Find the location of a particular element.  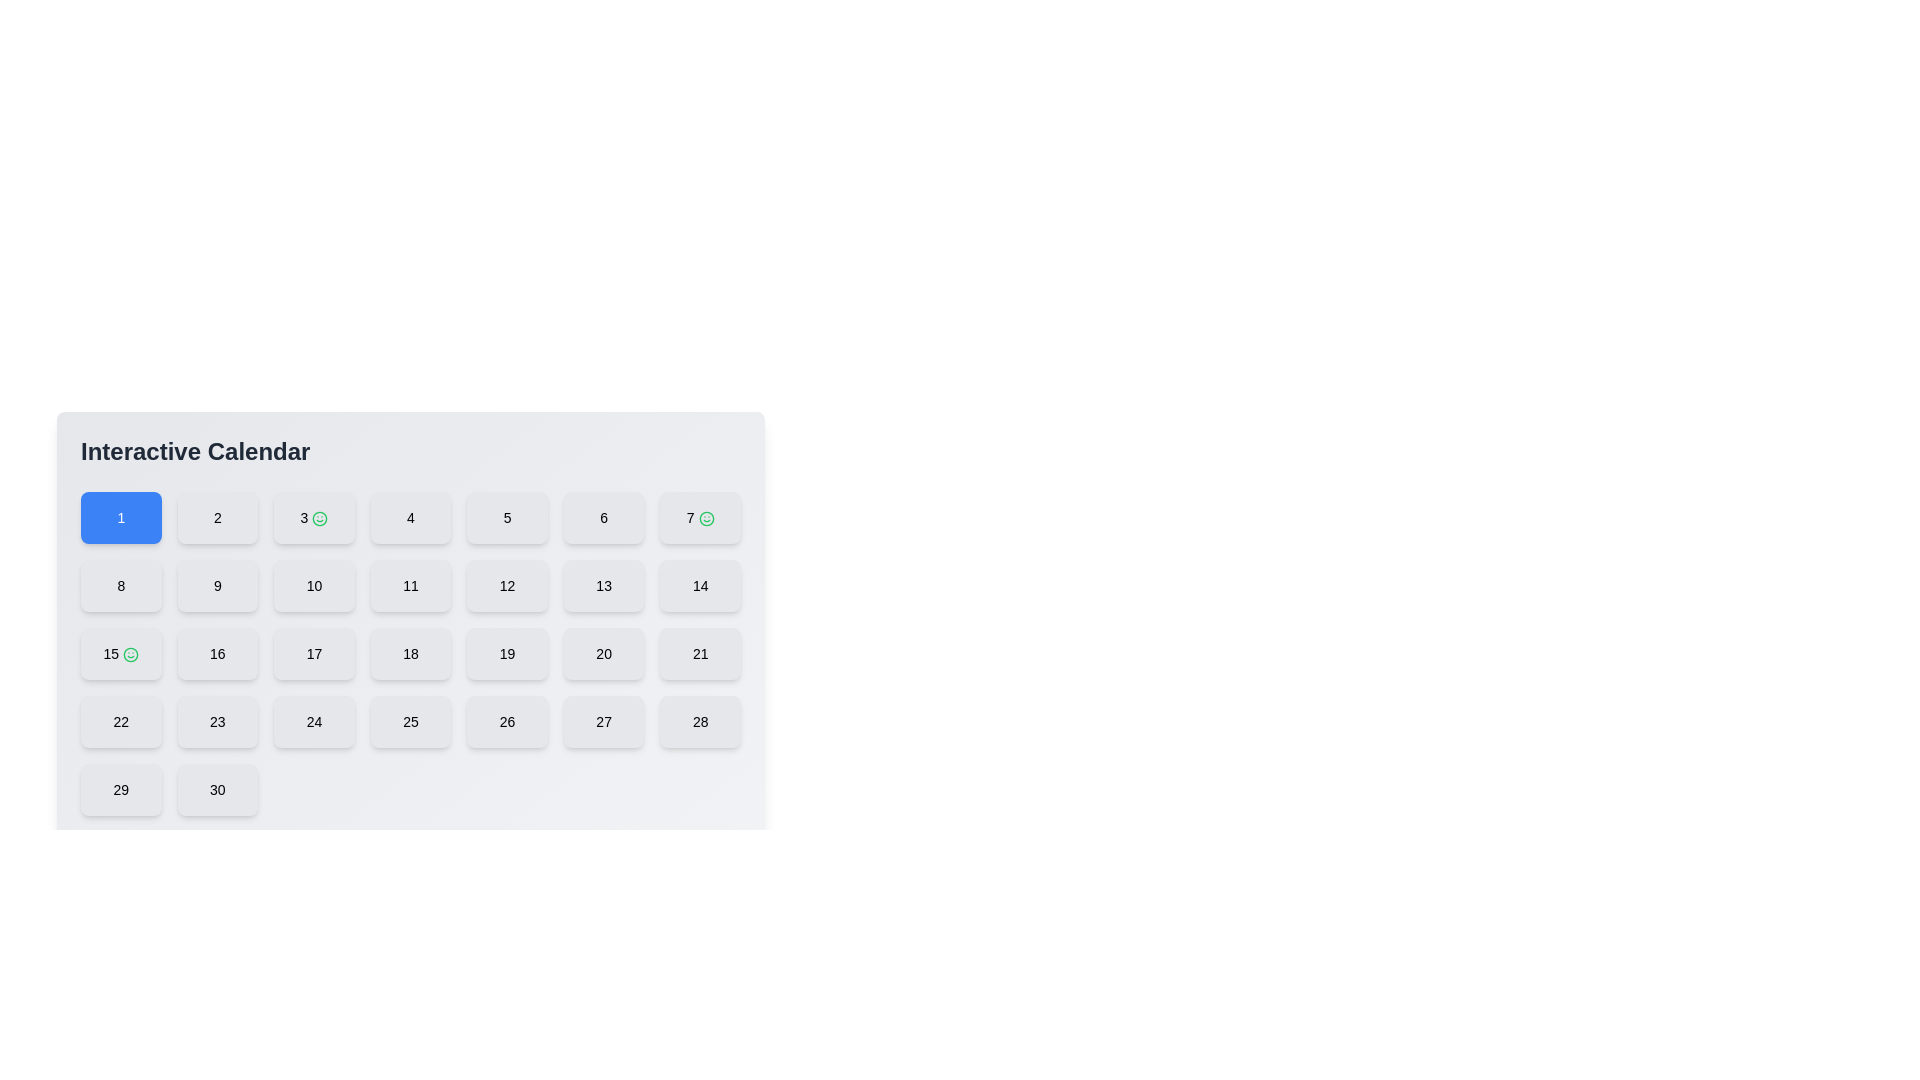

the interactive day slot button representing the 18th day in the calendar interface is located at coordinates (410, 654).